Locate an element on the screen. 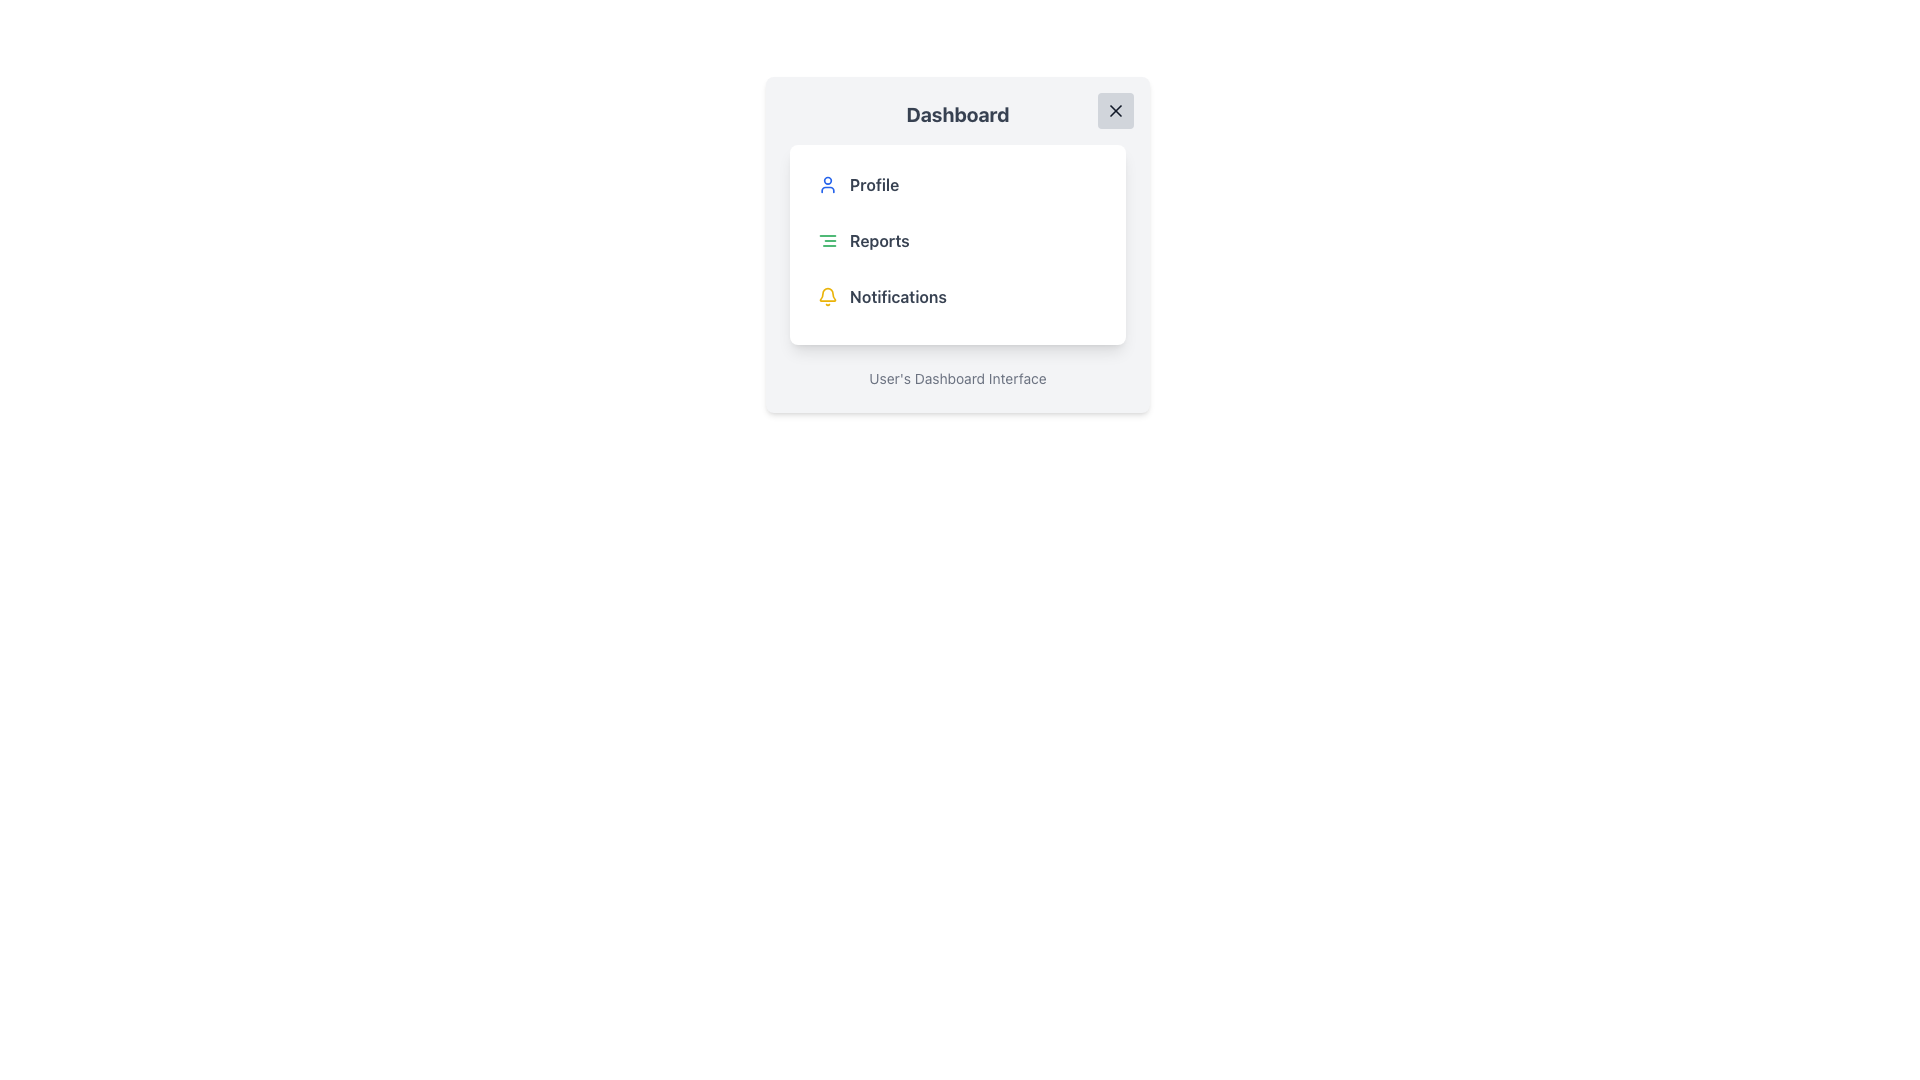 The image size is (1920, 1080). the 'Reports' button, which is the second item in a vertical list within a white card UI is located at coordinates (957, 239).